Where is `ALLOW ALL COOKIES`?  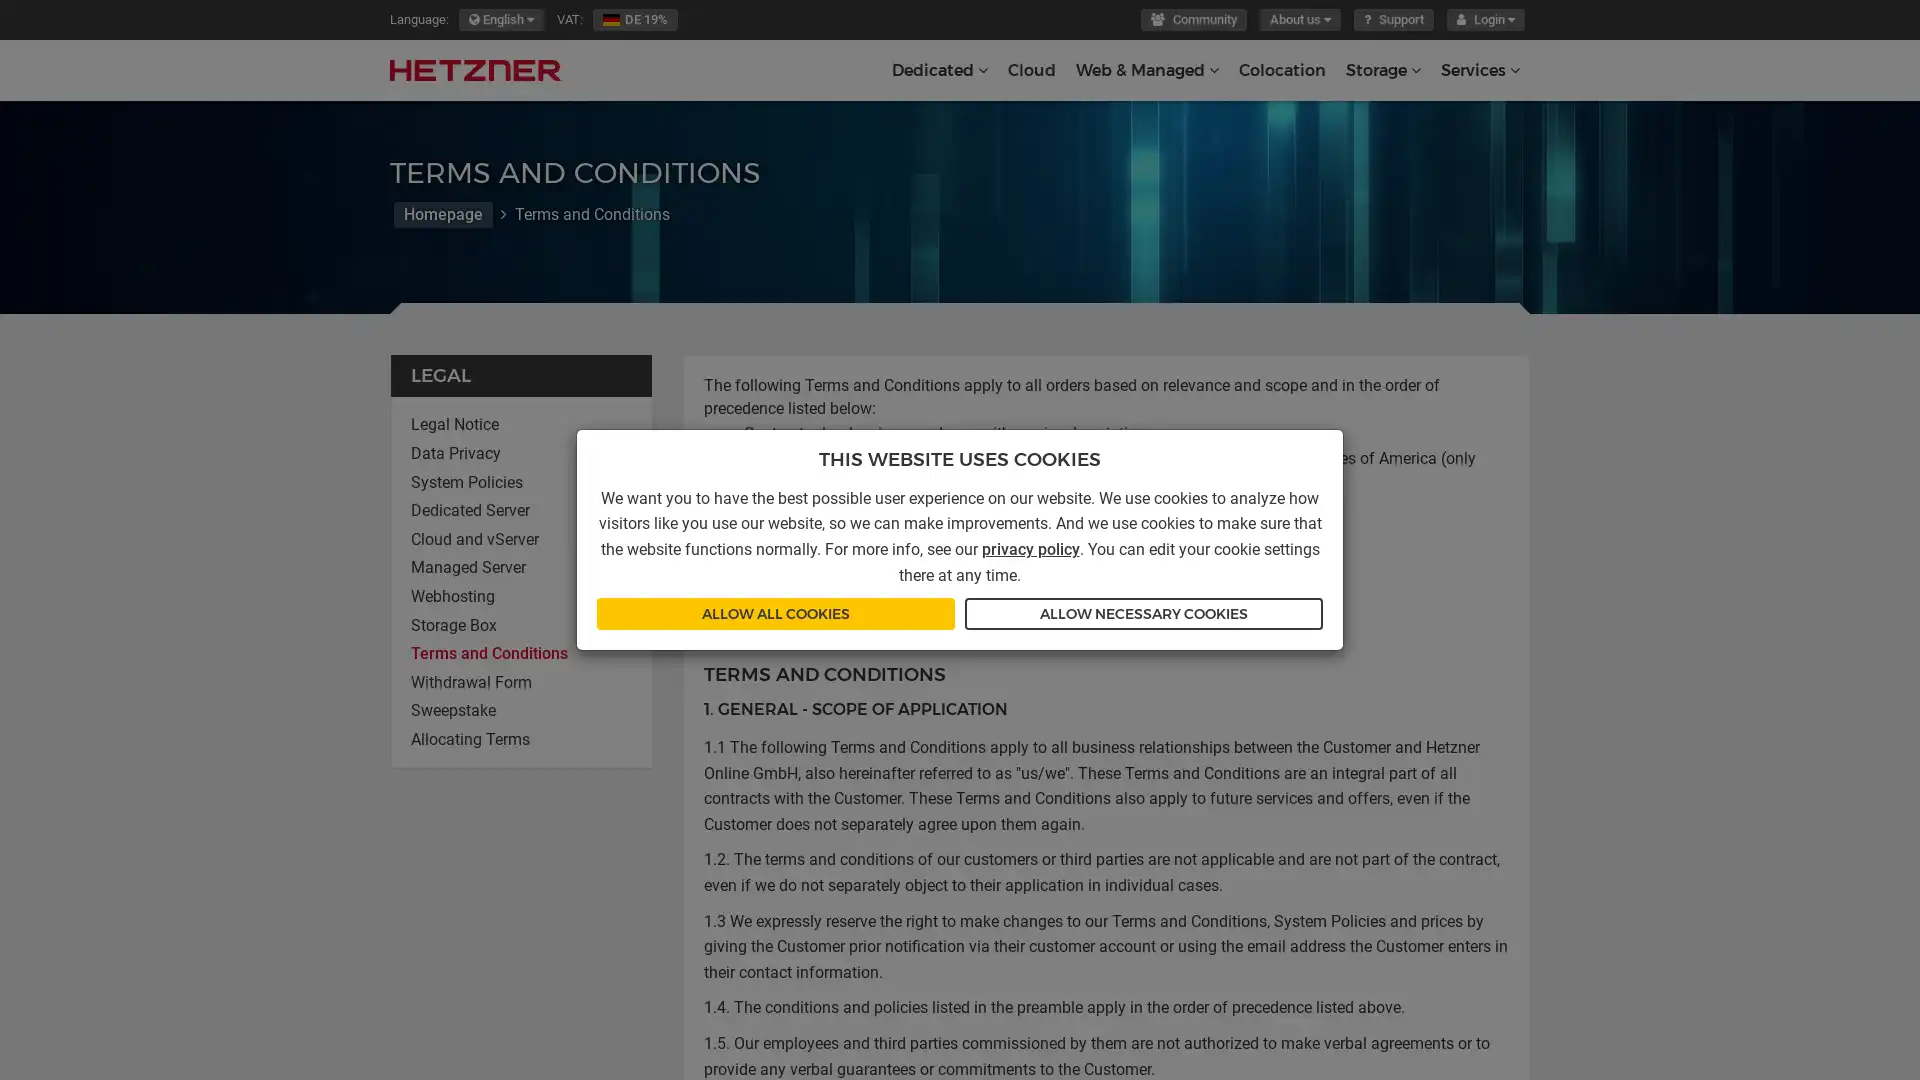
ALLOW ALL COOKIES is located at coordinates (775, 612).